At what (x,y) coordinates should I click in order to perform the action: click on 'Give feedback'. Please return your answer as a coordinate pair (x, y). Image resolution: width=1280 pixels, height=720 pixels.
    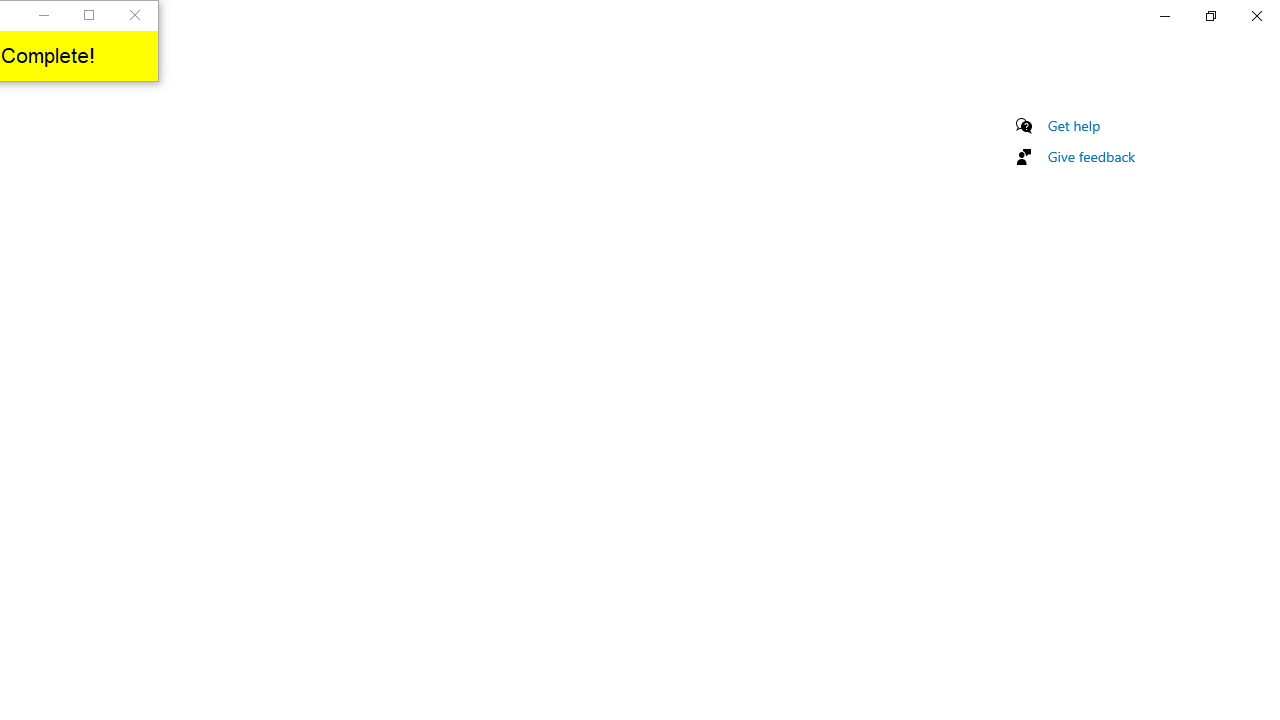
    Looking at the image, I should click on (1090, 155).